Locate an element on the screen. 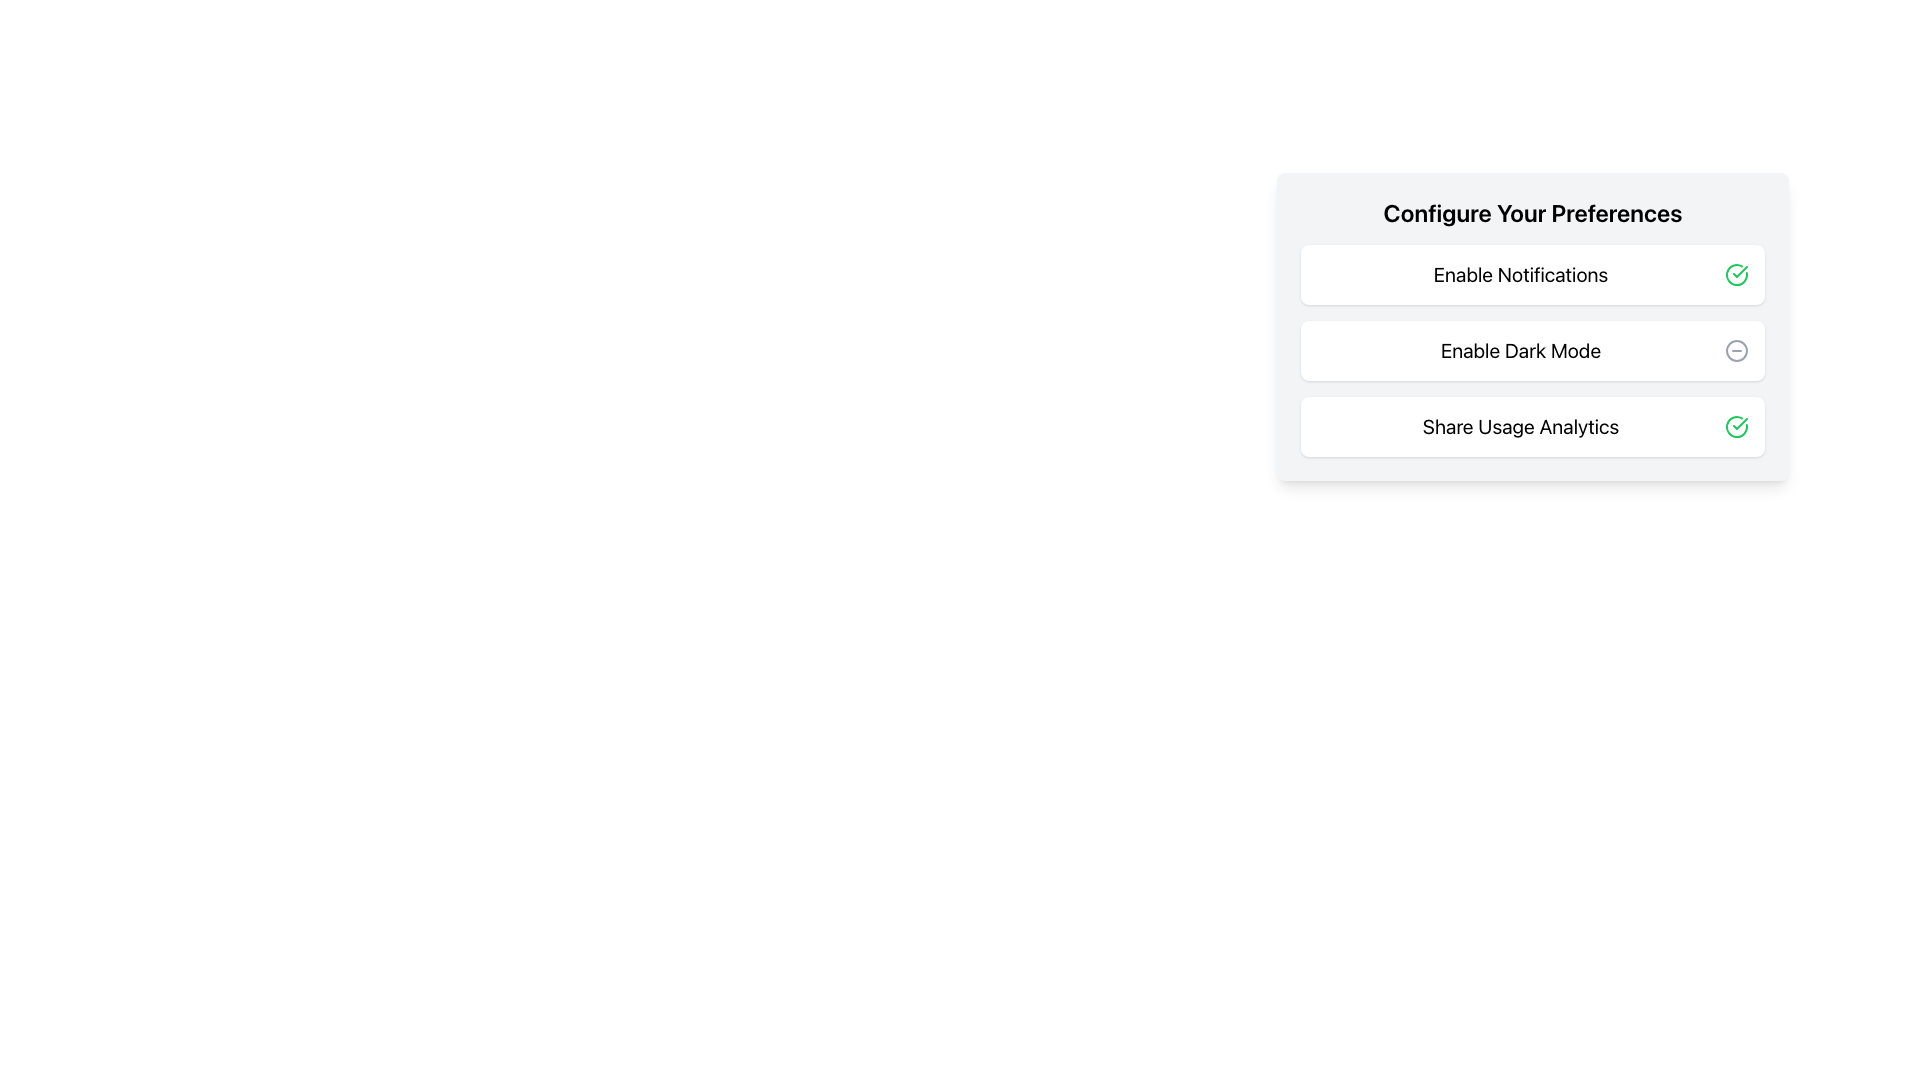 The height and width of the screenshot is (1080, 1920). the Text Label that serves as a title for the notification toggle option, positioned above 'Enable Dark Mode' in the settings interface is located at coordinates (1520, 274).